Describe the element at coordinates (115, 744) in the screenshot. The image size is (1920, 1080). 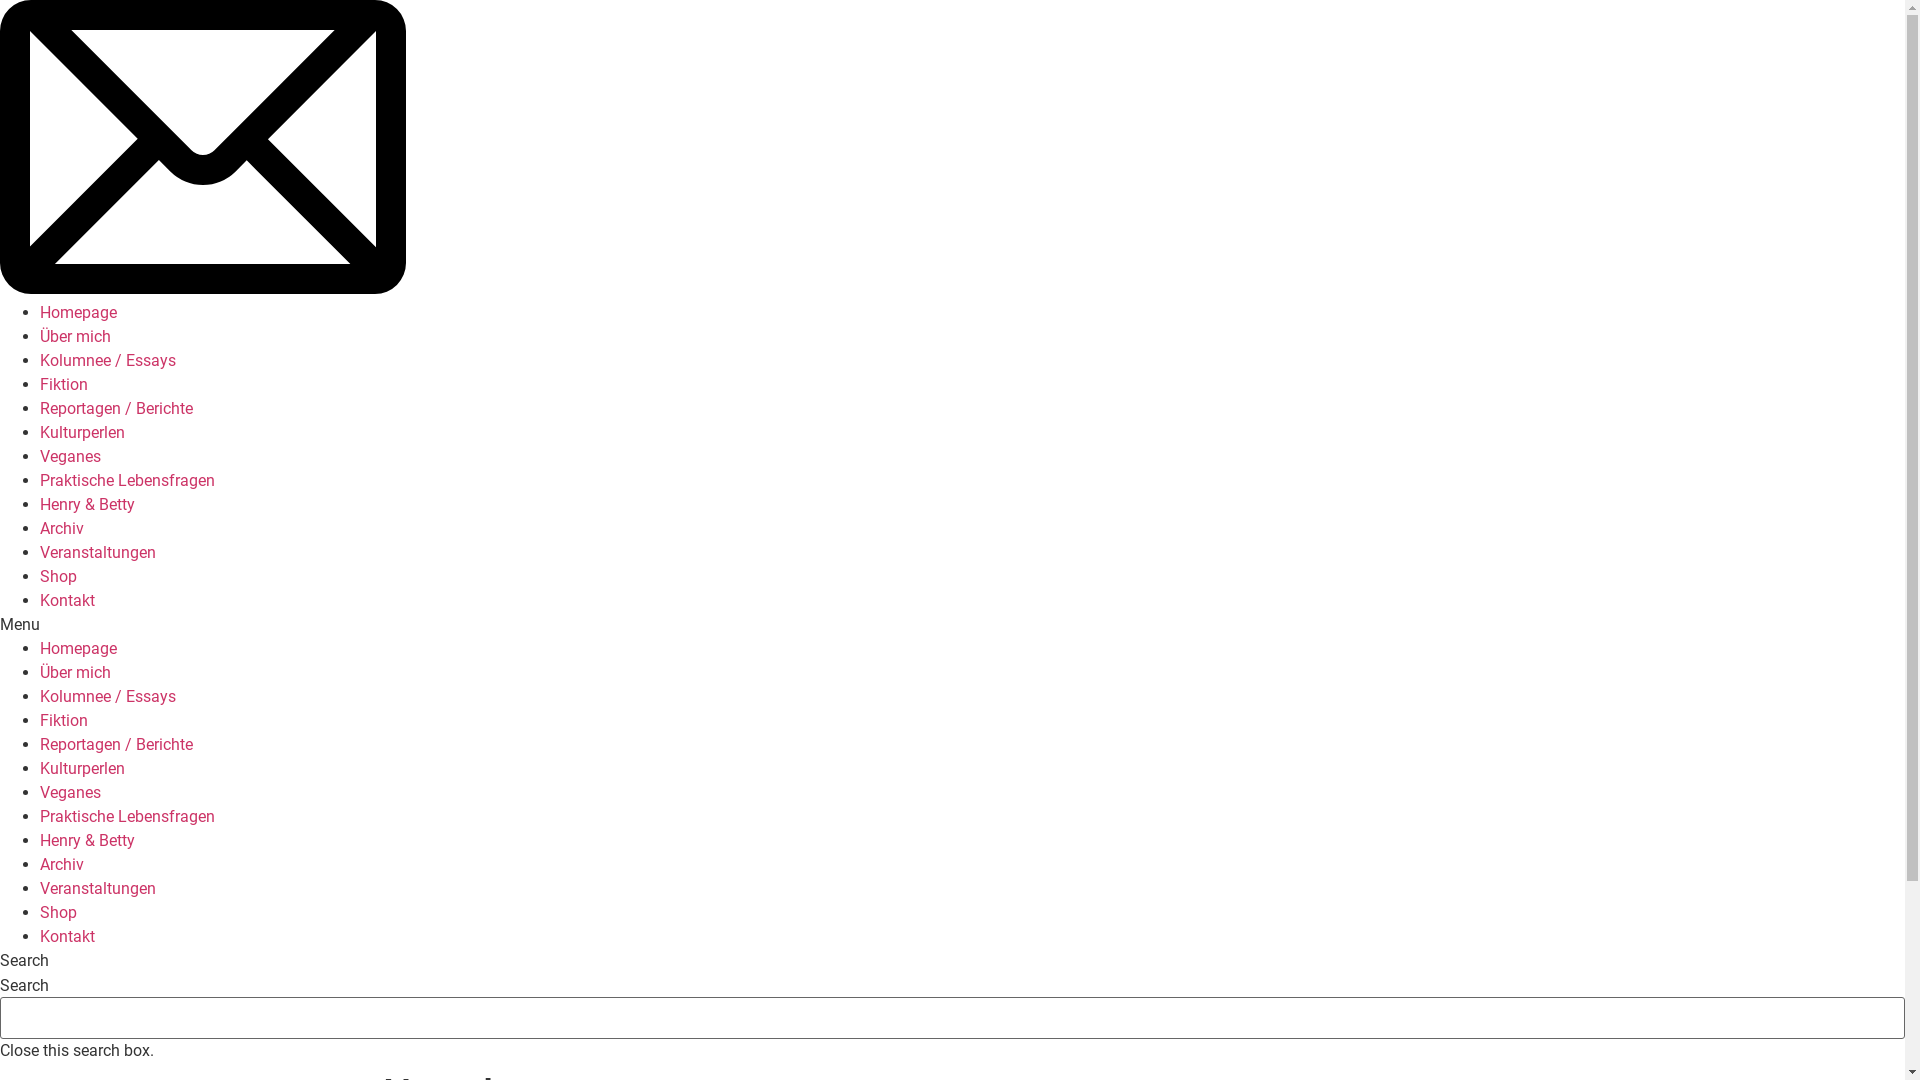
I see `'Reportagen / Berichte'` at that location.